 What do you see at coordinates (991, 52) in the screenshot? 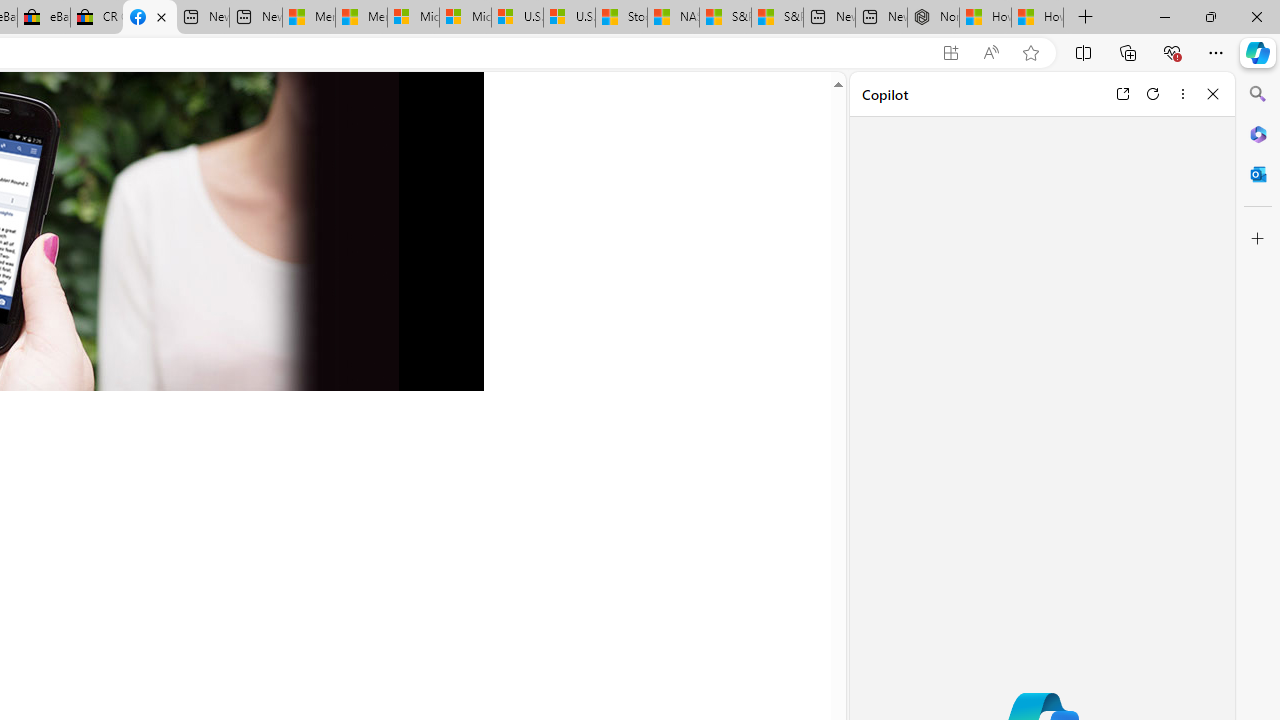
I see `'Read aloud this page (Ctrl+Shift+U)'` at bounding box center [991, 52].